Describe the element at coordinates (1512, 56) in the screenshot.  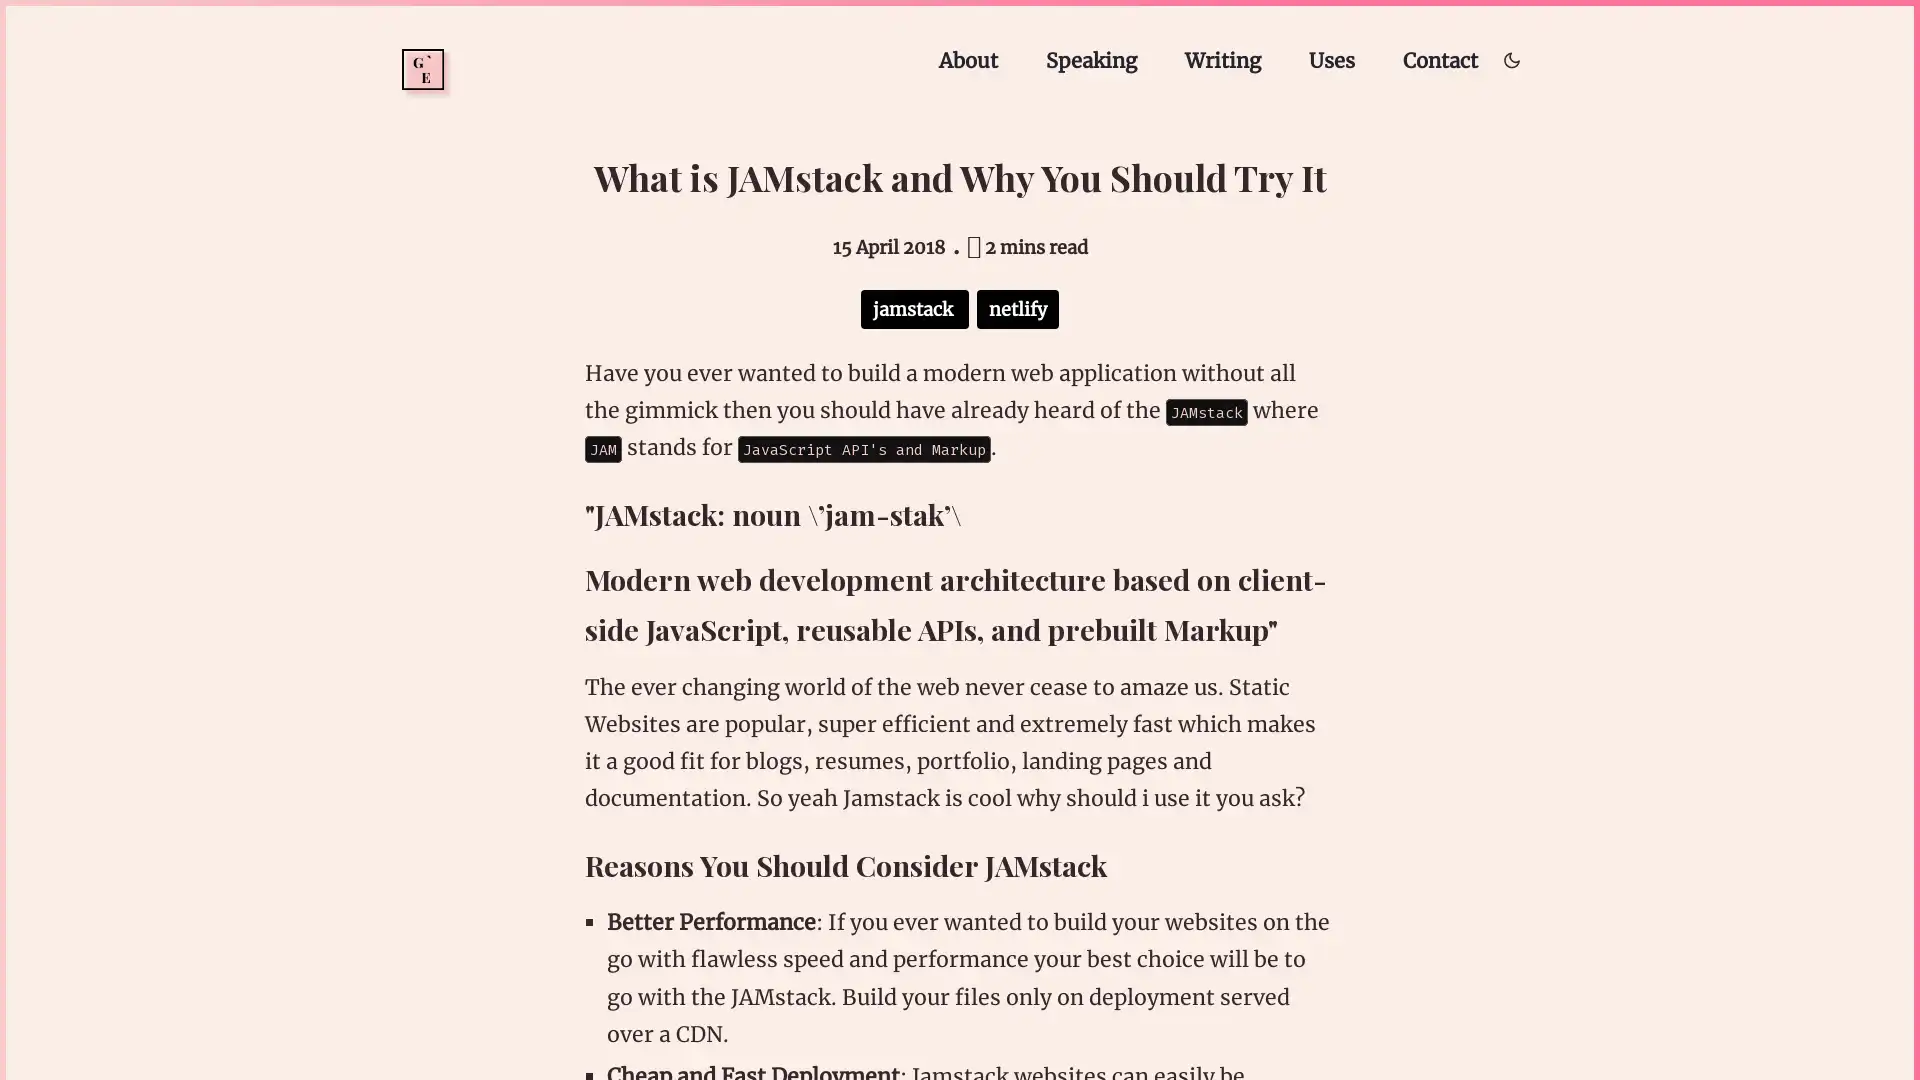
I see `Toggle dark/light` at that location.